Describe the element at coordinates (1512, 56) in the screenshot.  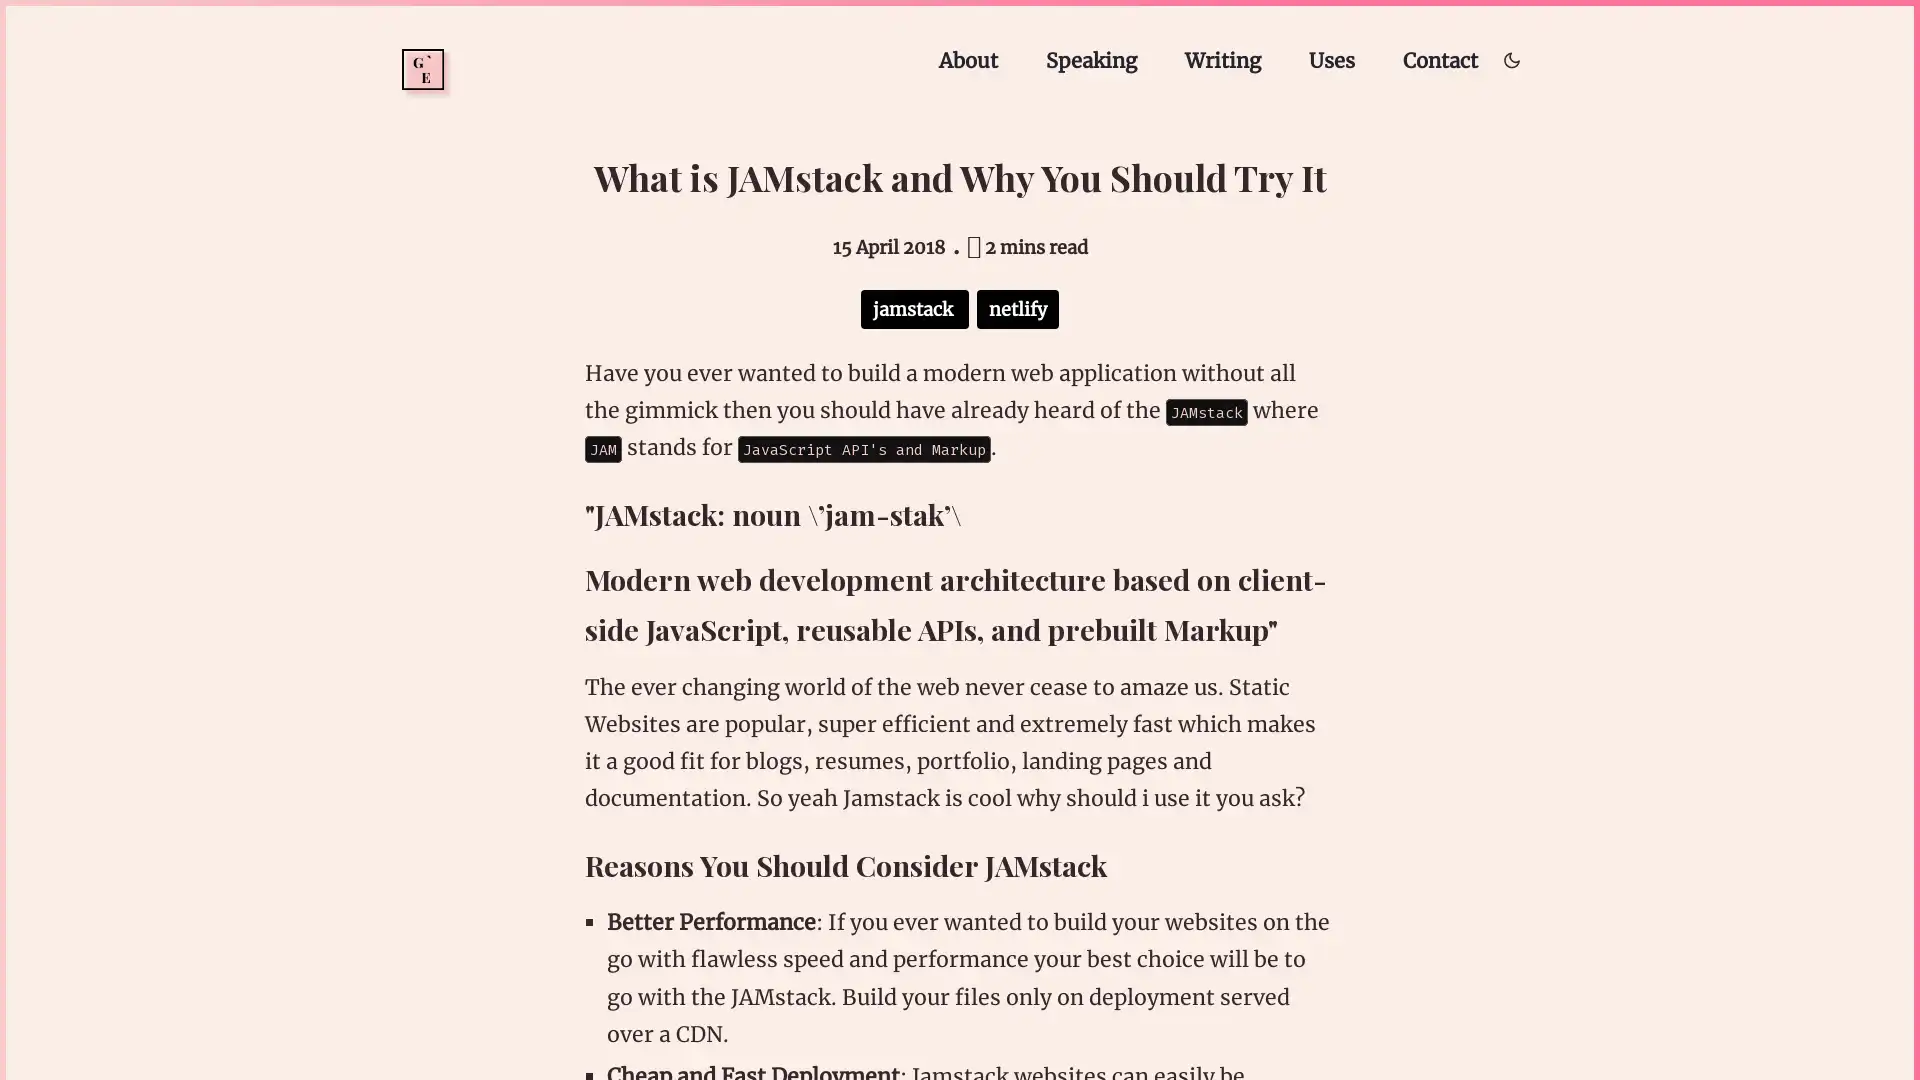
I see `Toggle dark/light` at that location.